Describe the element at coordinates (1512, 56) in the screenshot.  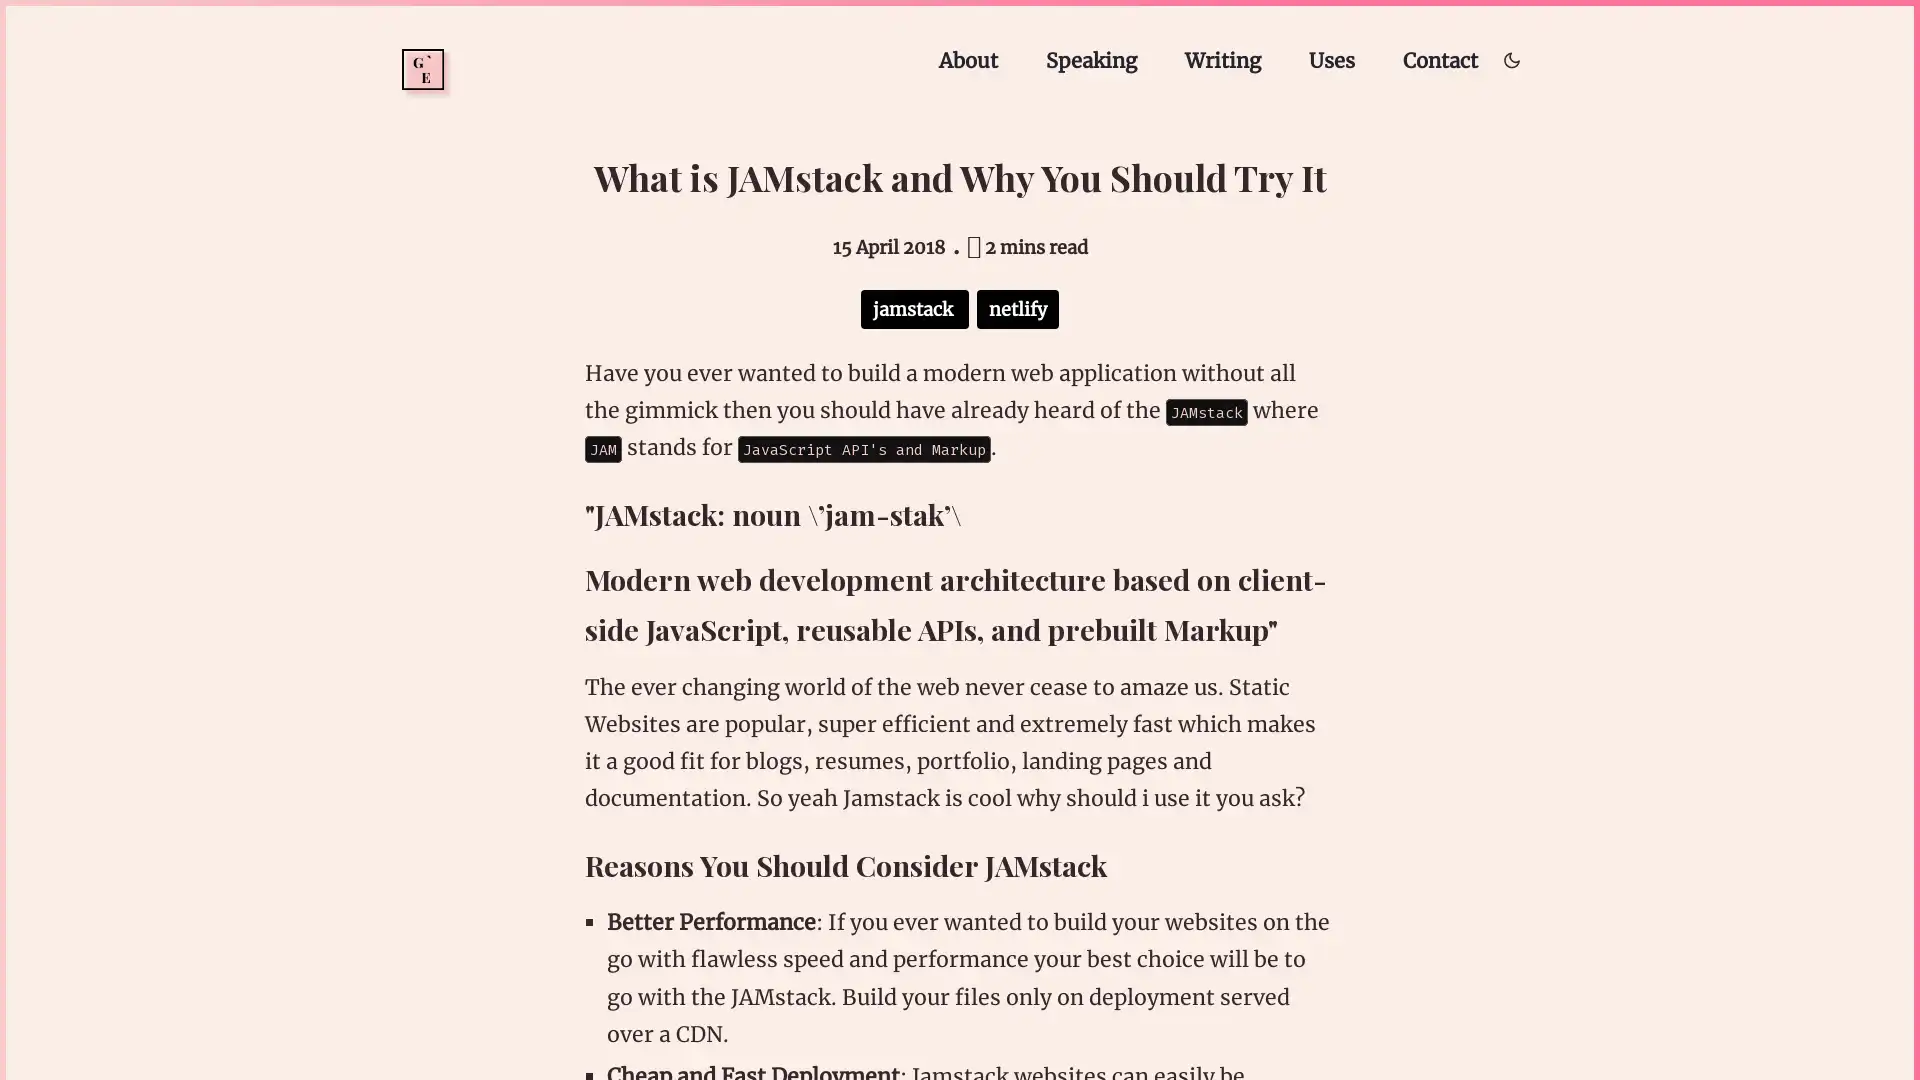
I see `Toggle dark/light` at that location.